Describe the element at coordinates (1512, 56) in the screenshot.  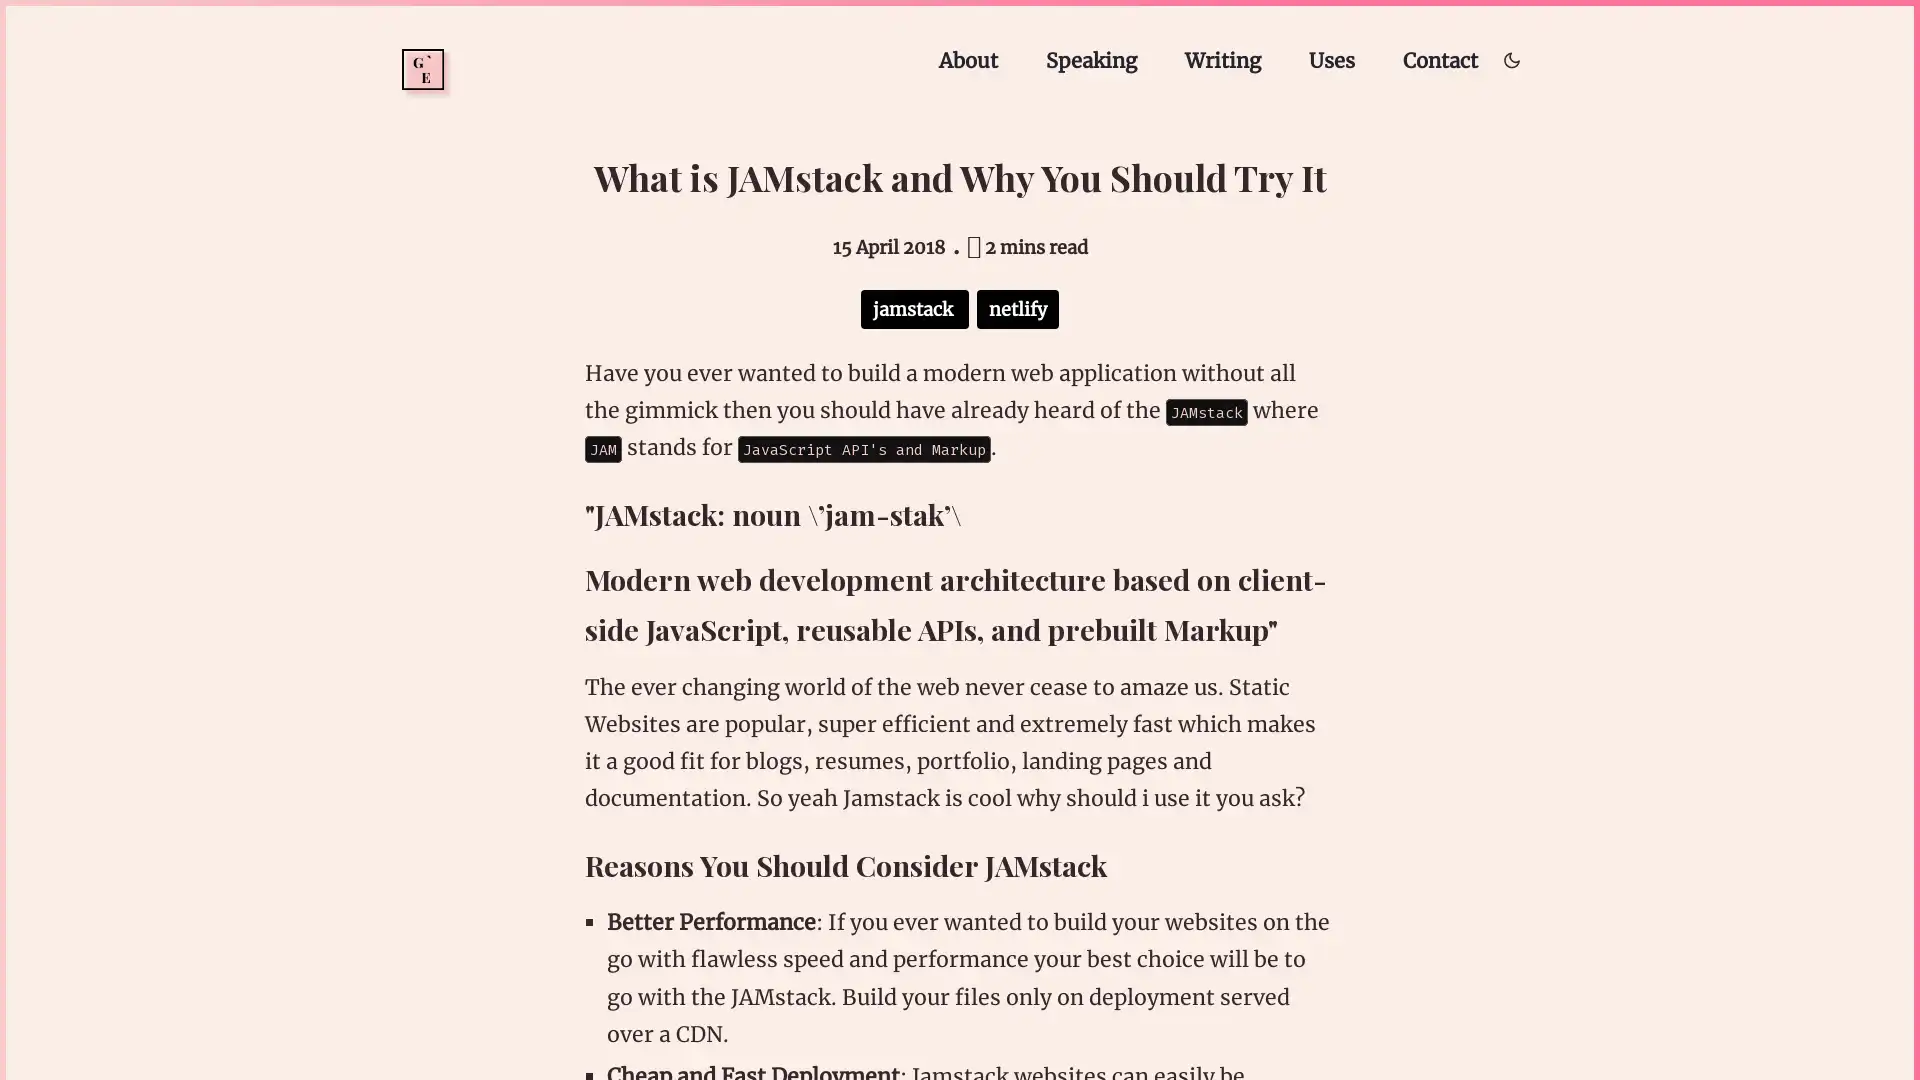
I see `Toggle dark/light` at that location.